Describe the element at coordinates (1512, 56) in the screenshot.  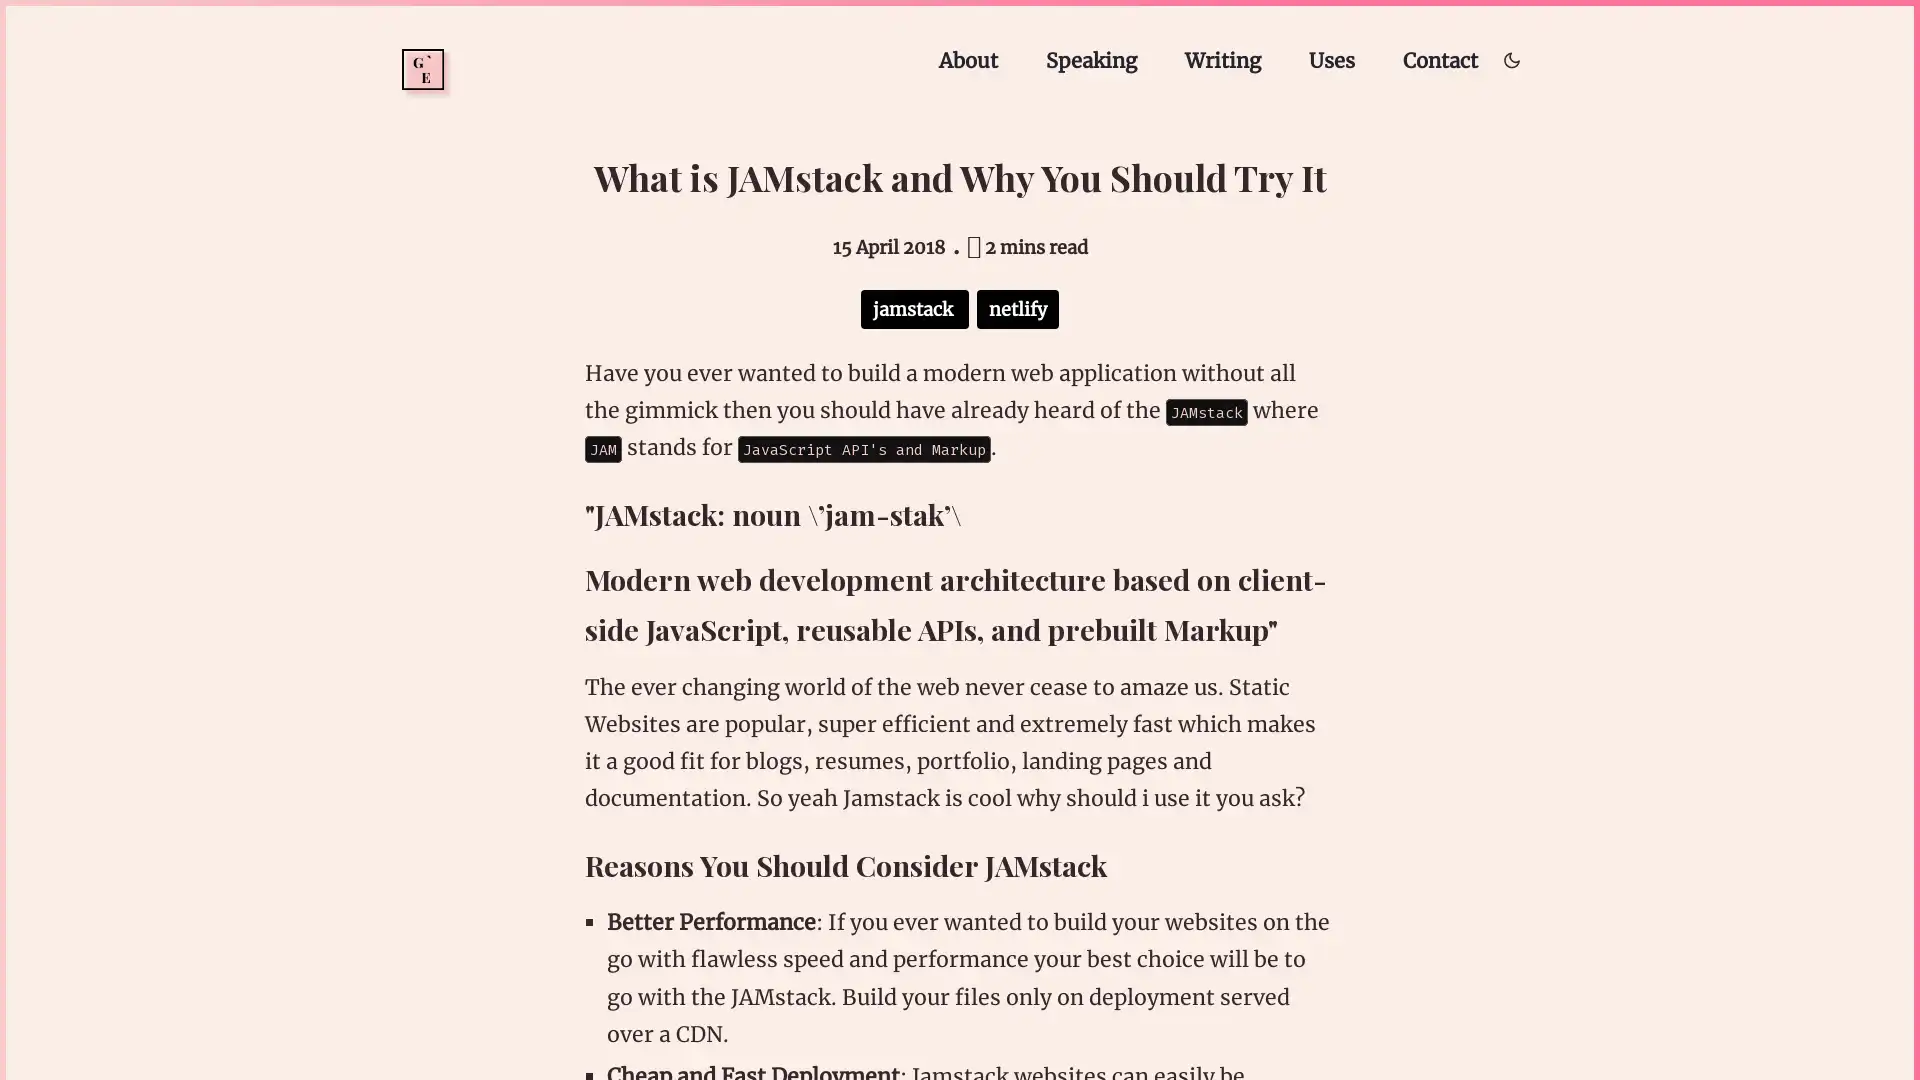
I see `Toggle dark/light` at that location.